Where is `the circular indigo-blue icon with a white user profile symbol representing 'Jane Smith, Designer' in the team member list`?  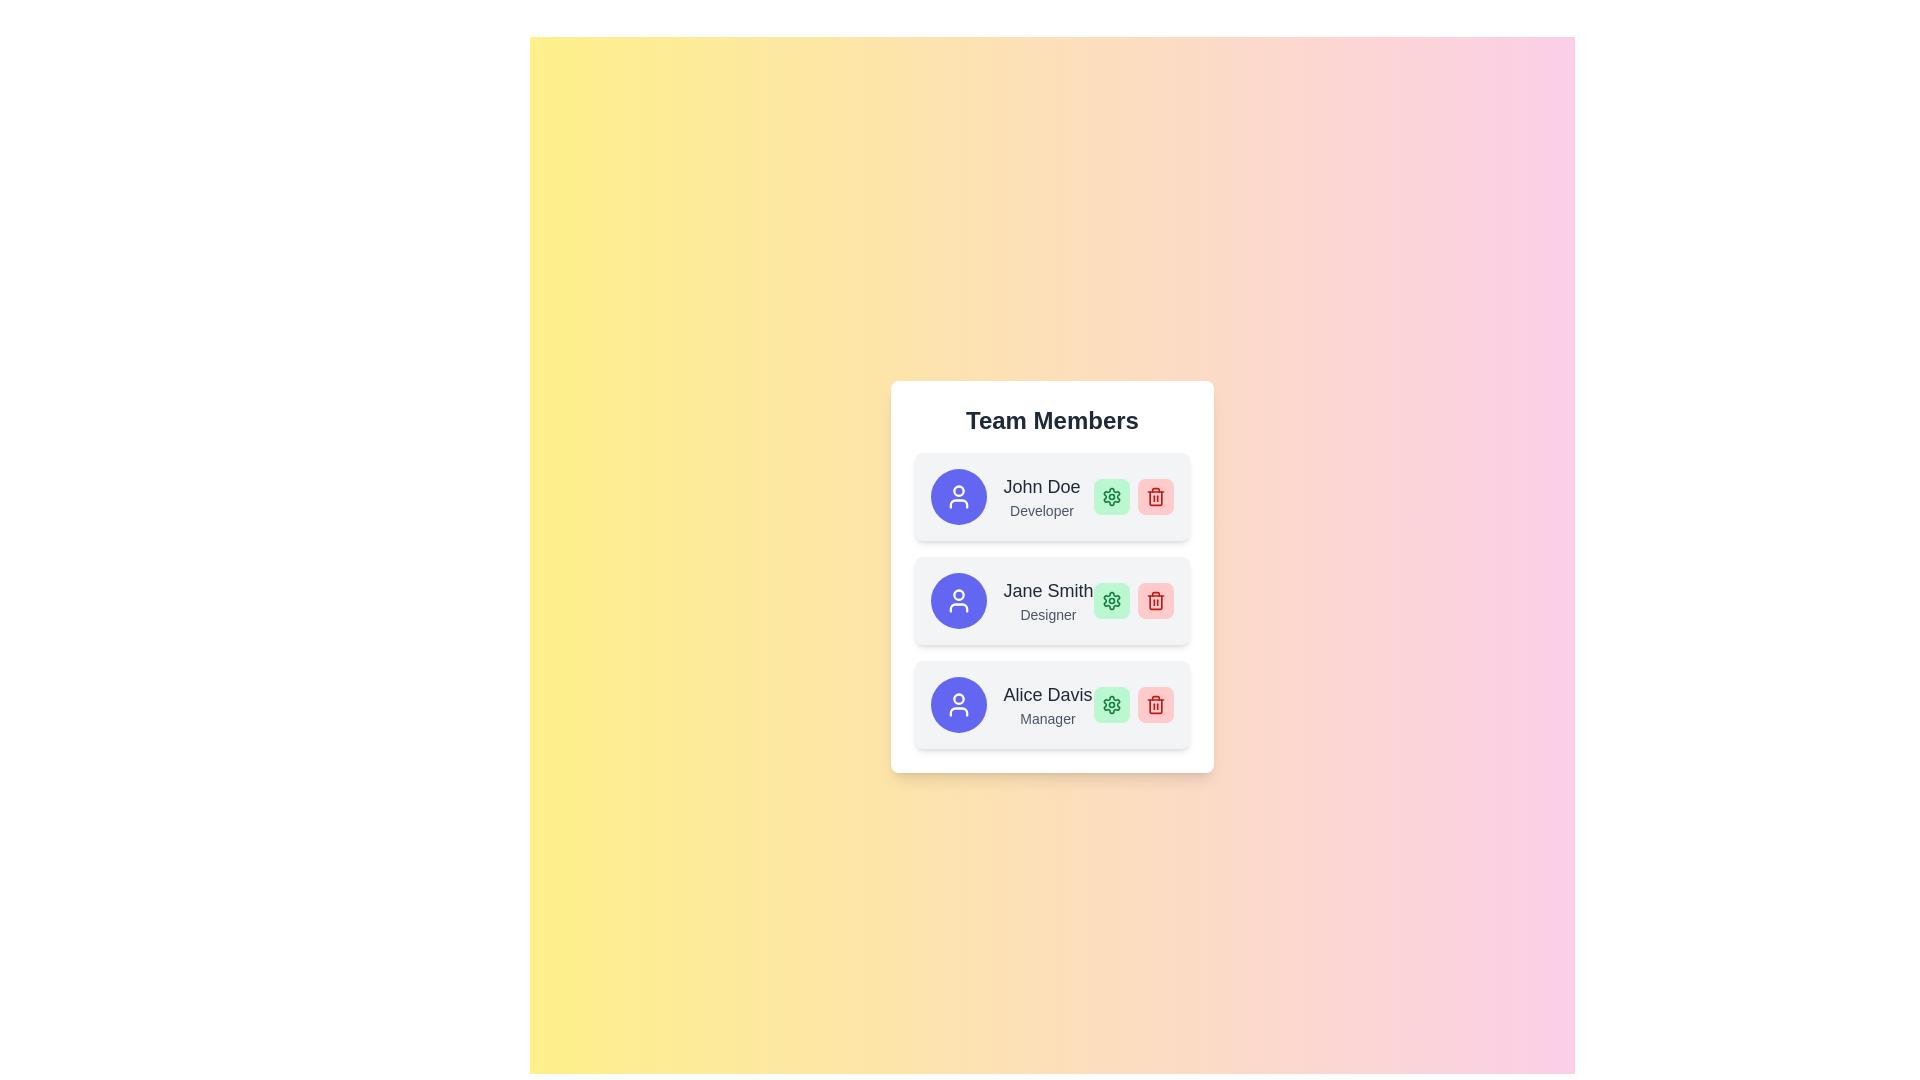
the circular indigo-blue icon with a white user profile symbol representing 'Jane Smith, Designer' in the team member list is located at coordinates (958, 600).